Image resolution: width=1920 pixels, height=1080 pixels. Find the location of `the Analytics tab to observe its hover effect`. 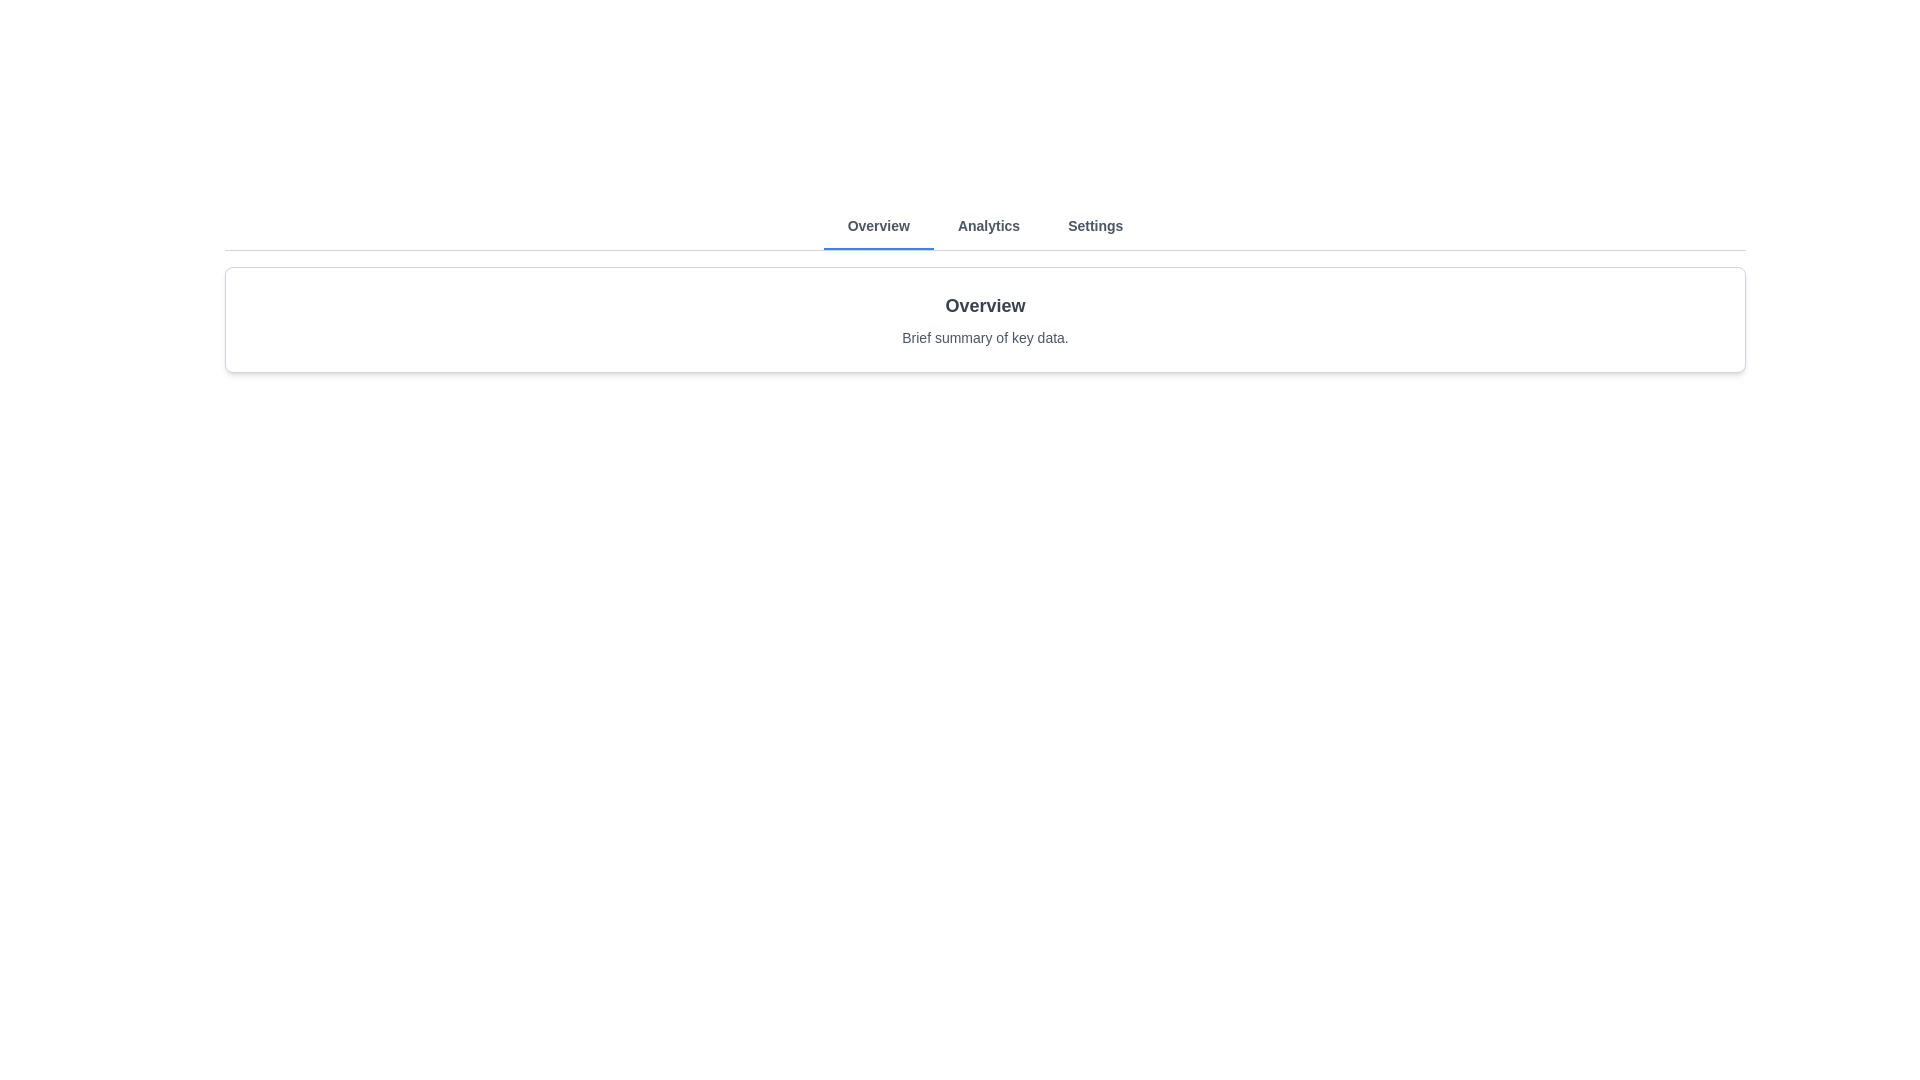

the Analytics tab to observe its hover effect is located at coordinates (988, 225).